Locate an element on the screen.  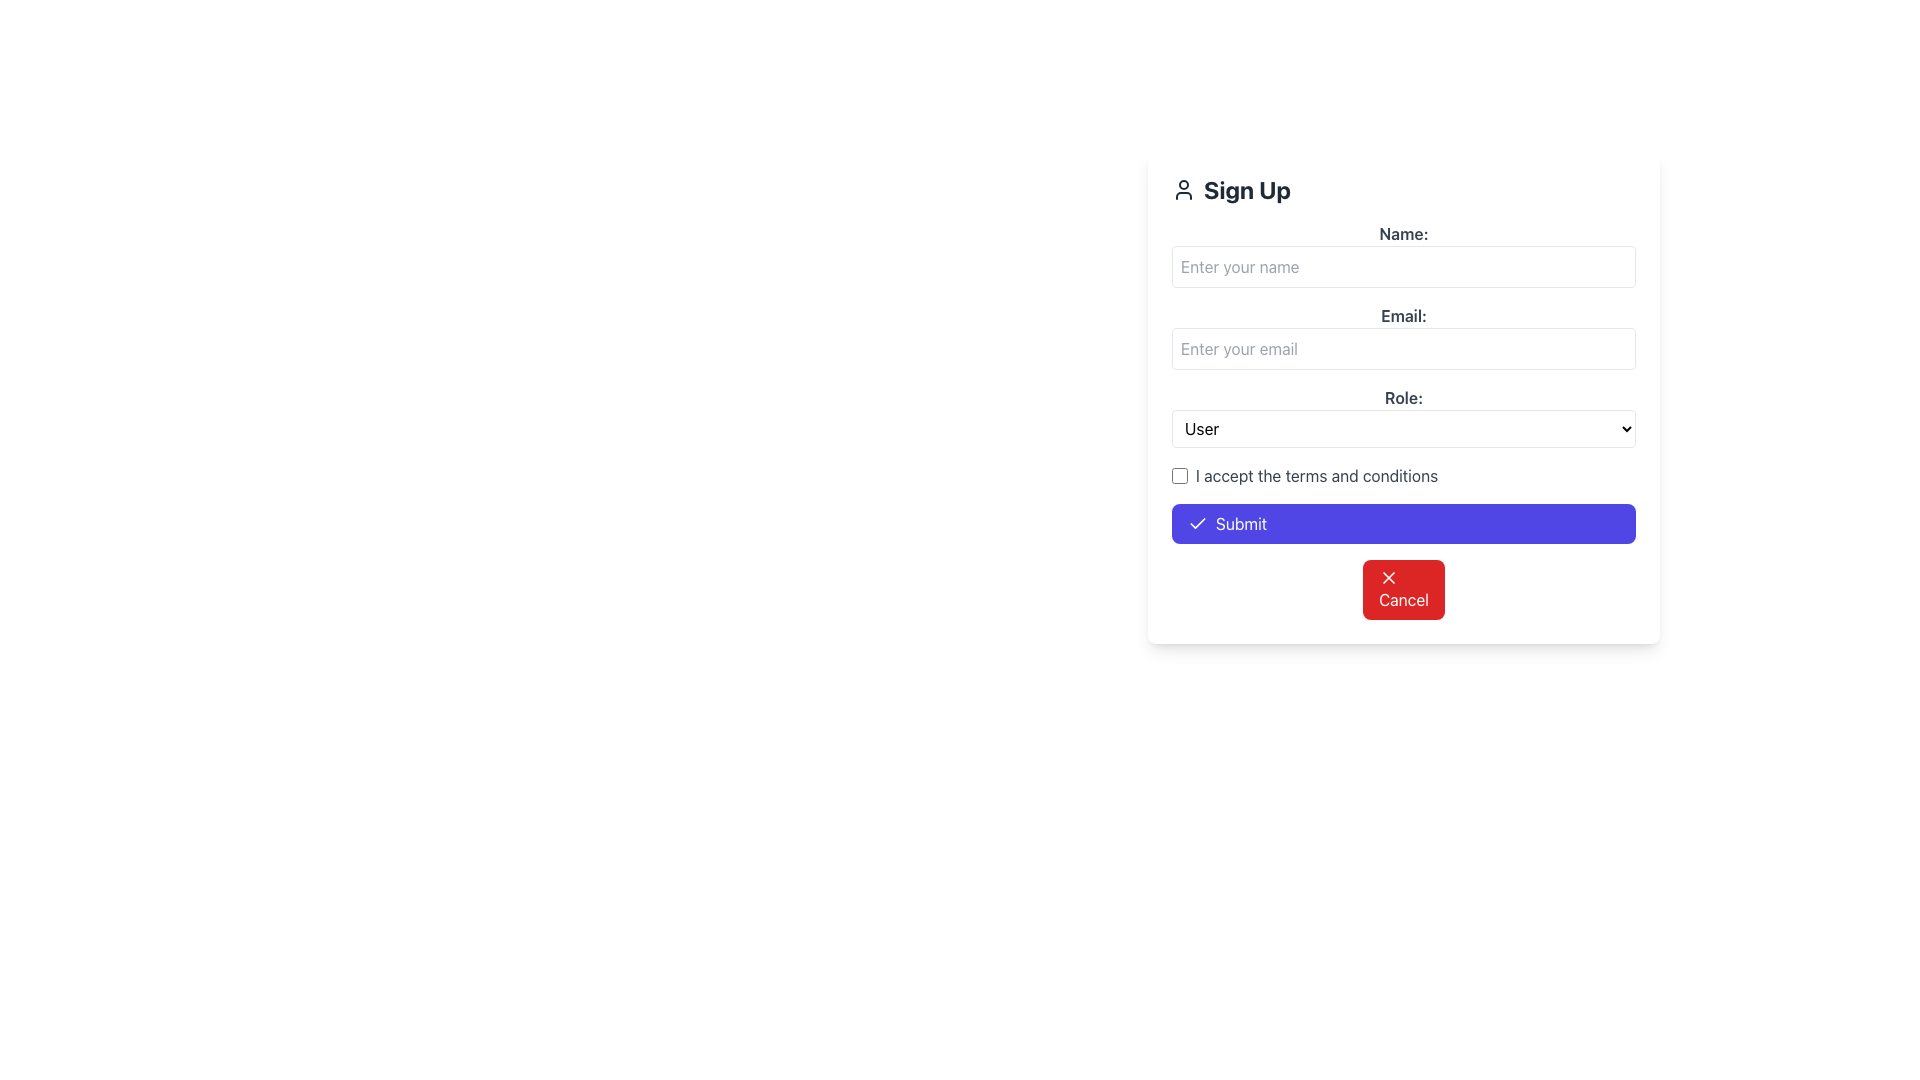
the cancel icon located within the red circular button at the bottom right of the form, labeled as 'Cancel' is located at coordinates (1388, 578).